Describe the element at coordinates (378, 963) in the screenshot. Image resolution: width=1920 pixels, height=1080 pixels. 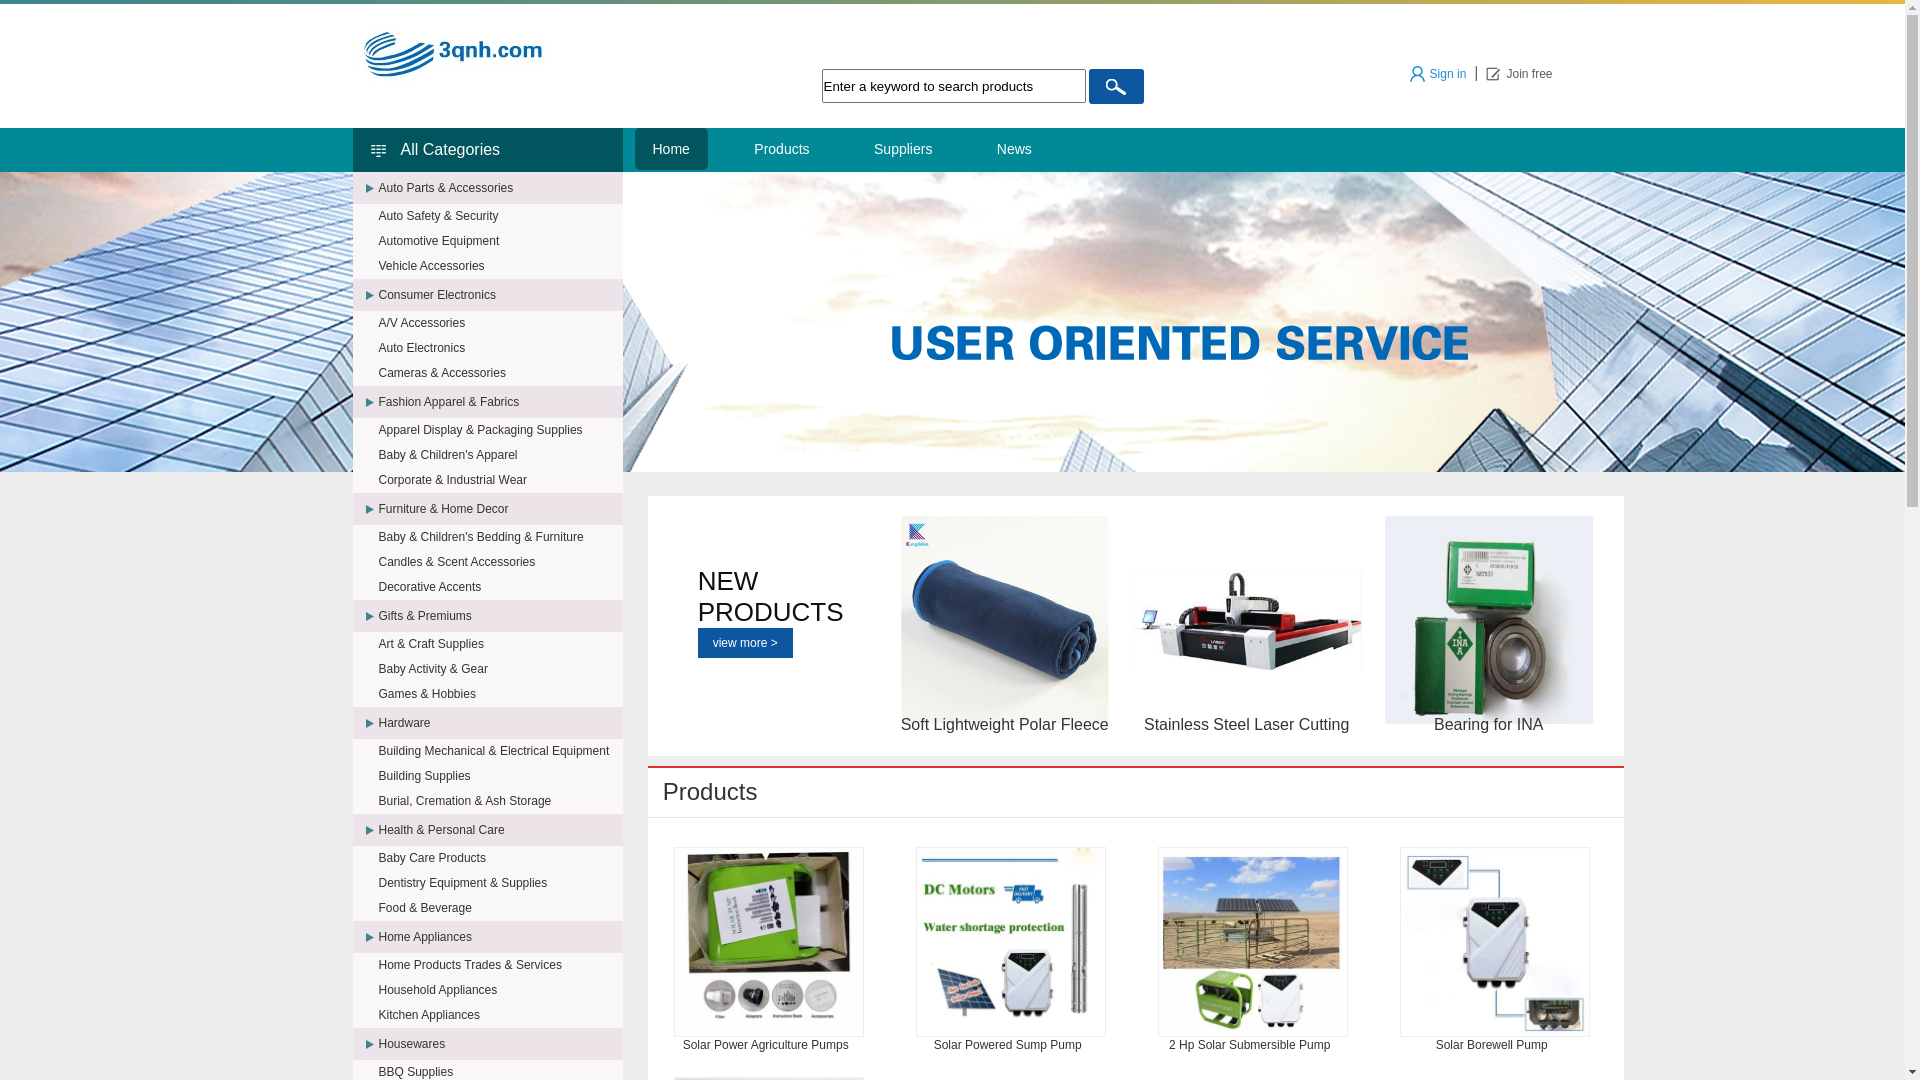
I see `'Home Products Trades & Services'` at that location.